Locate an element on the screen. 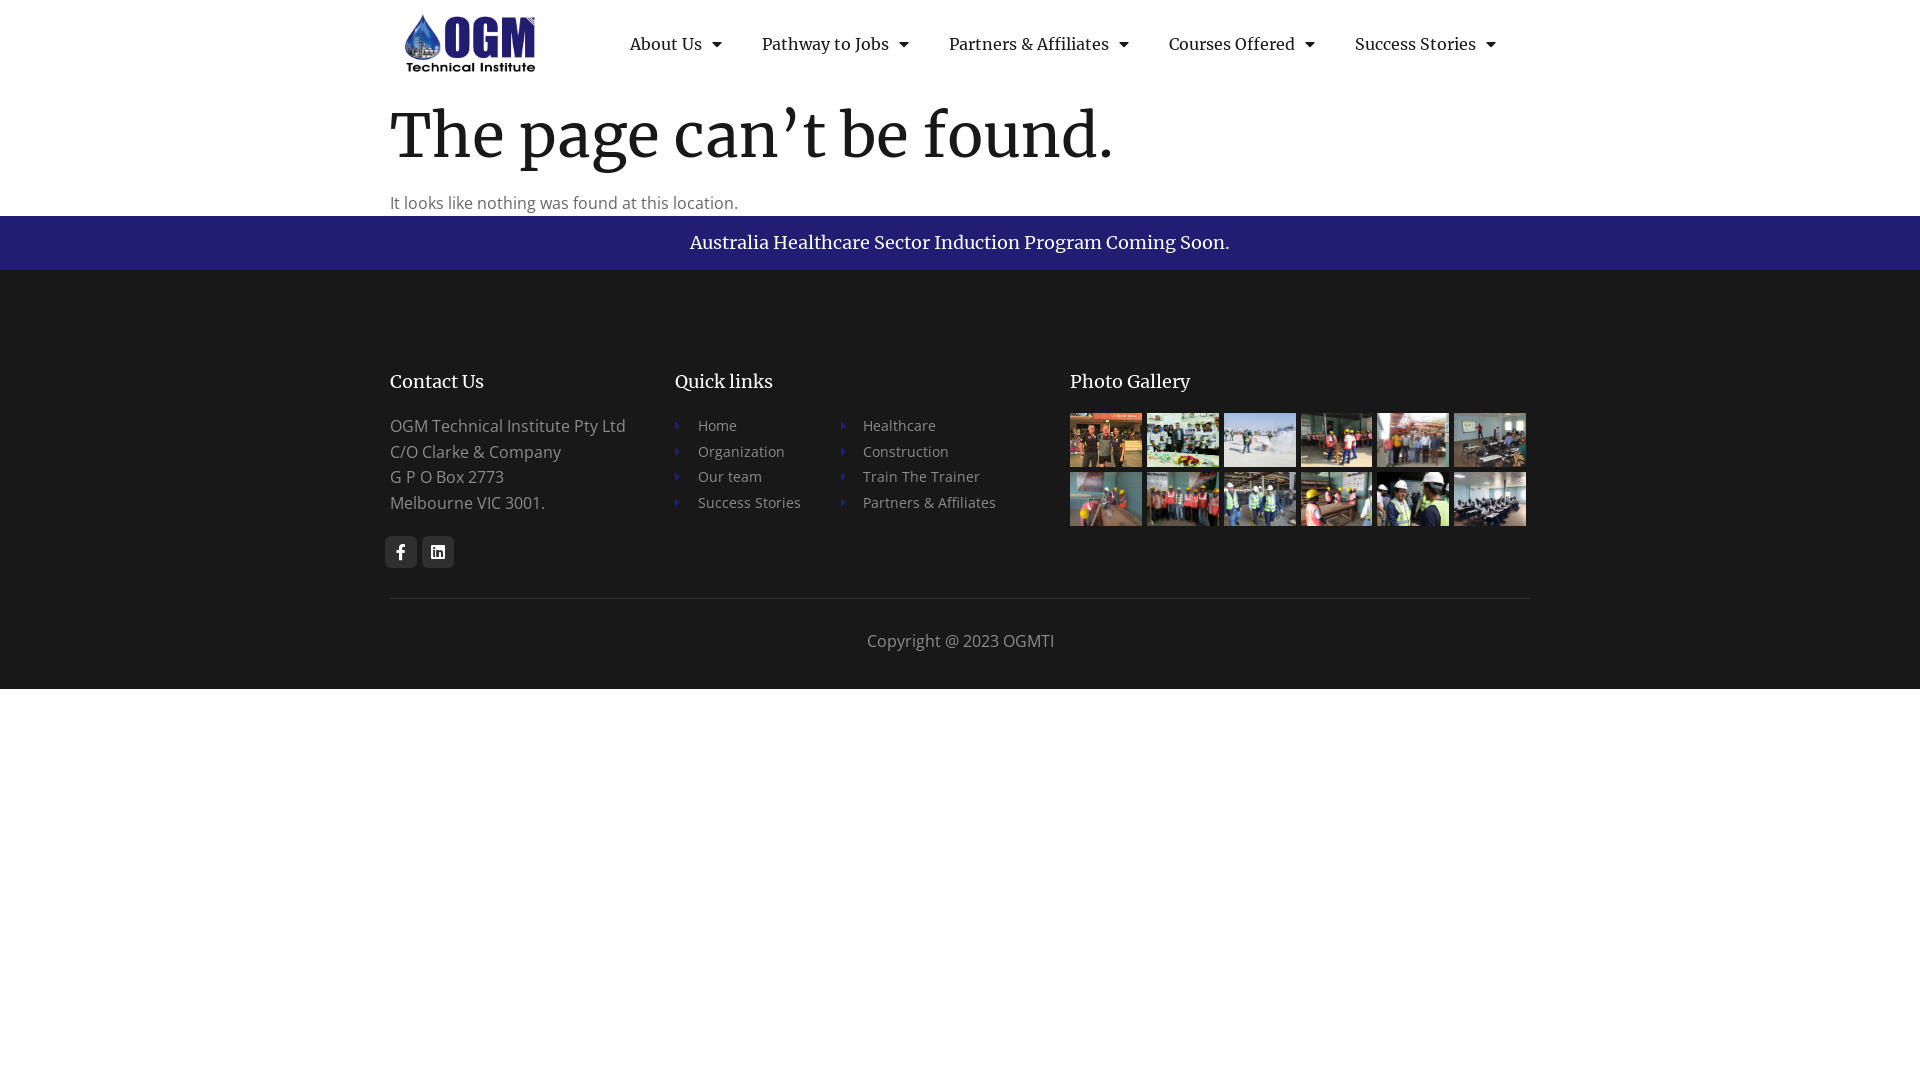 This screenshot has height=1080, width=1920. 'Healthcare' is located at coordinates (916, 424).